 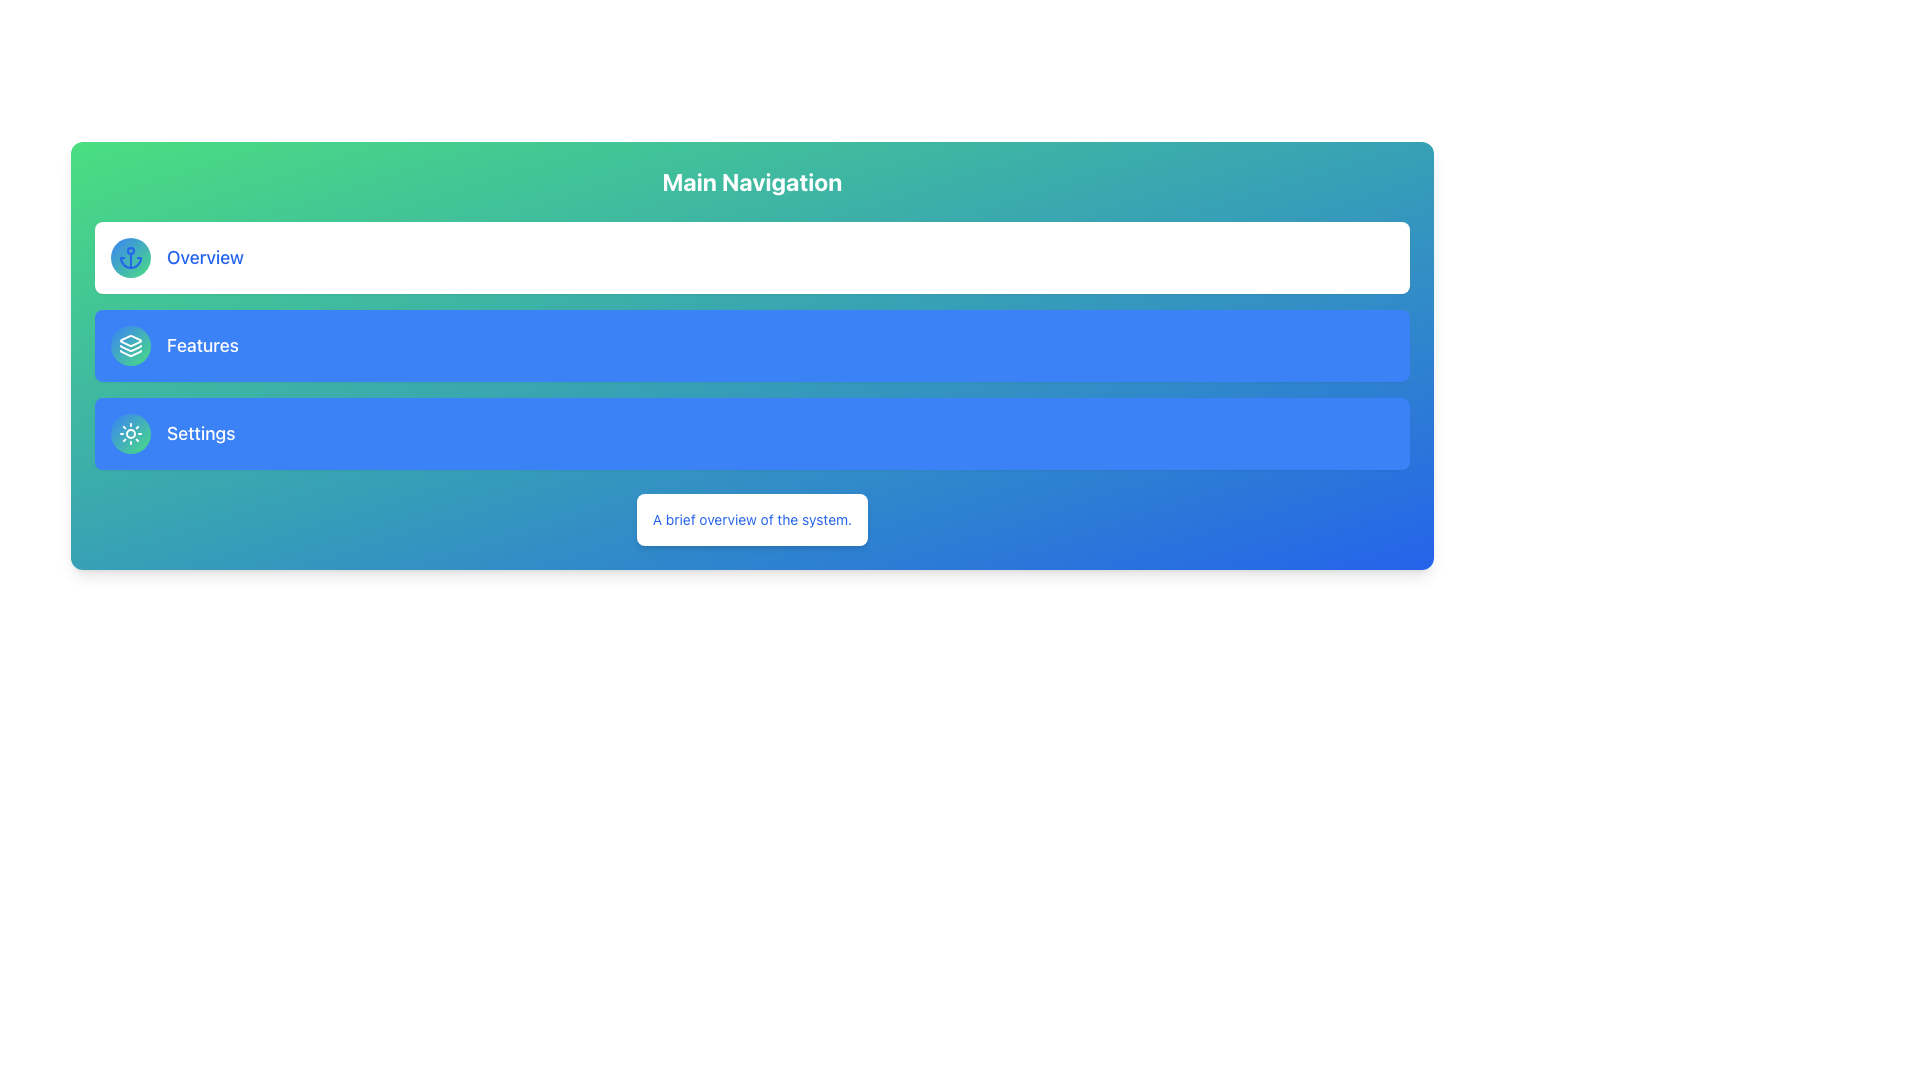 I want to click on the anchor icon representing the 'Overview' section, which is located in the topmost section of the interface, aligned to the left of the text 'Overview', so click(x=129, y=261).